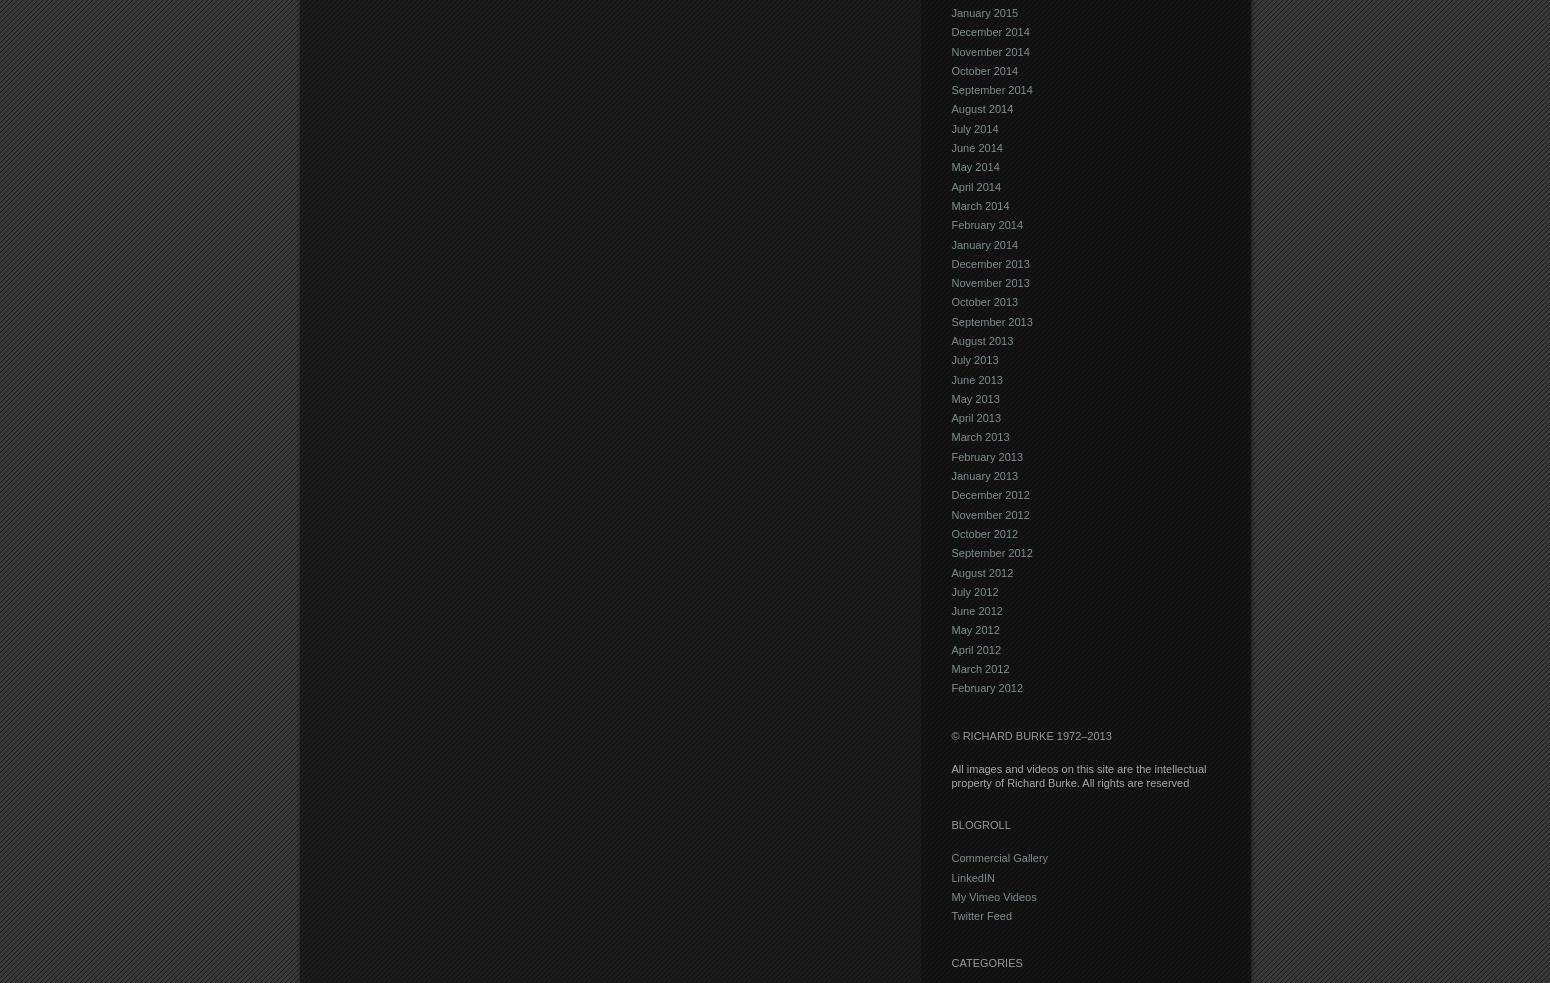 The height and width of the screenshot is (983, 1550). Describe the element at coordinates (973, 590) in the screenshot. I see `'July 2012'` at that location.